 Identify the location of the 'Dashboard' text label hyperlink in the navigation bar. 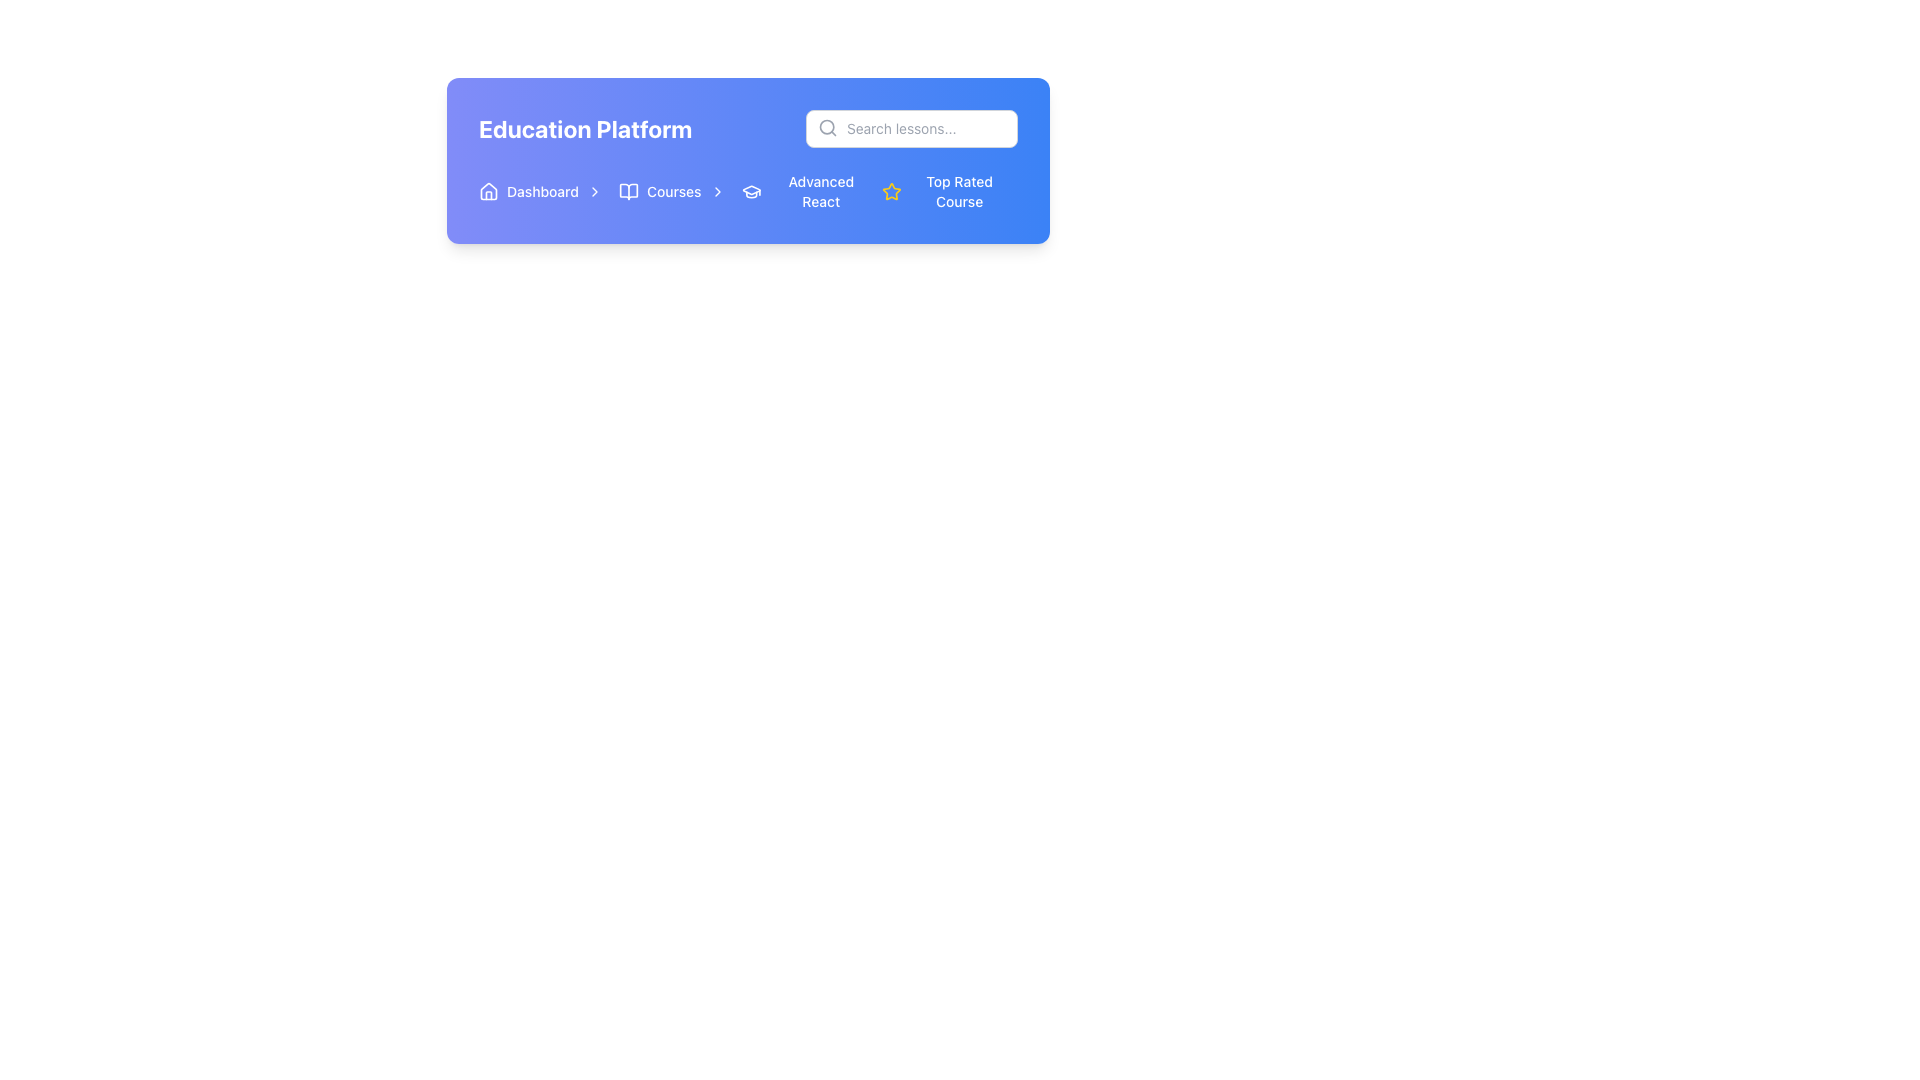
(542, 192).